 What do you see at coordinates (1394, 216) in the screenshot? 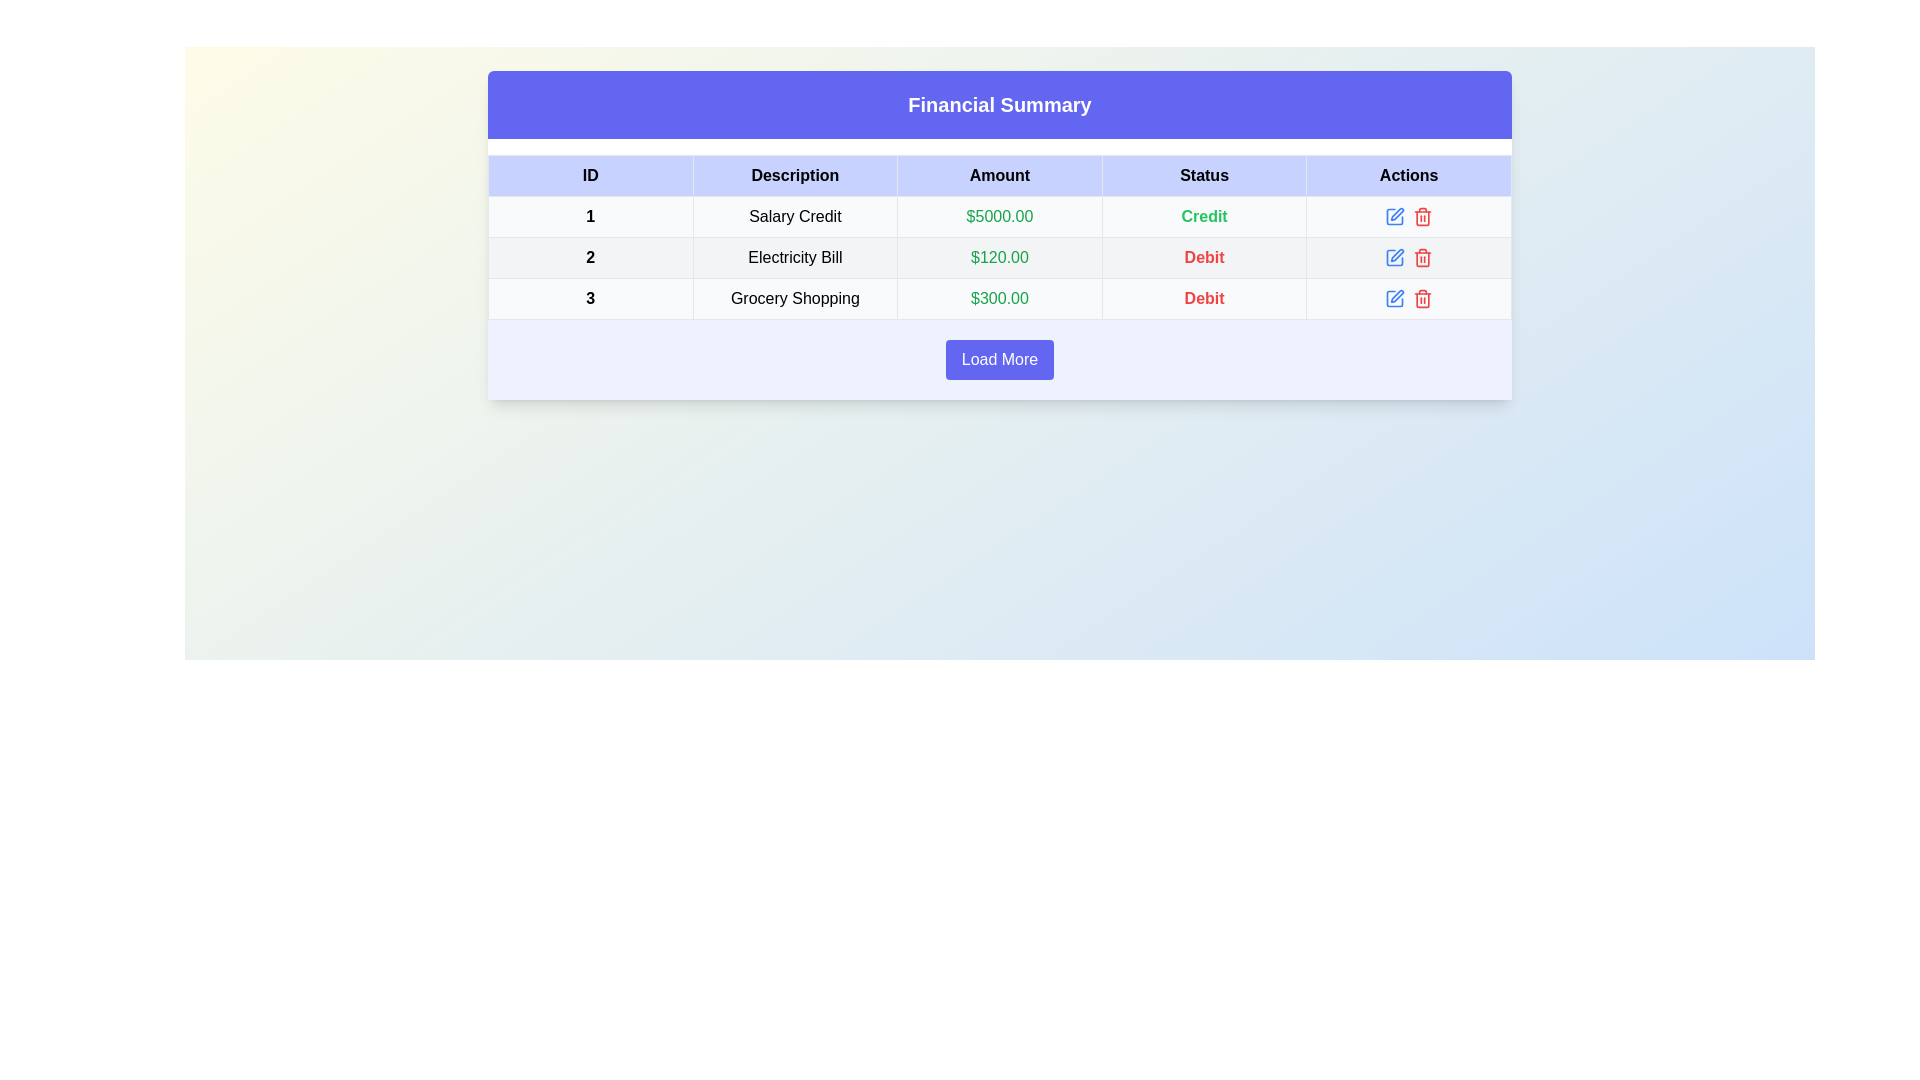
I see `the pen-edit icon located in the Actions column of the first row of the financial summary table` at bounding box center [1394, 216].